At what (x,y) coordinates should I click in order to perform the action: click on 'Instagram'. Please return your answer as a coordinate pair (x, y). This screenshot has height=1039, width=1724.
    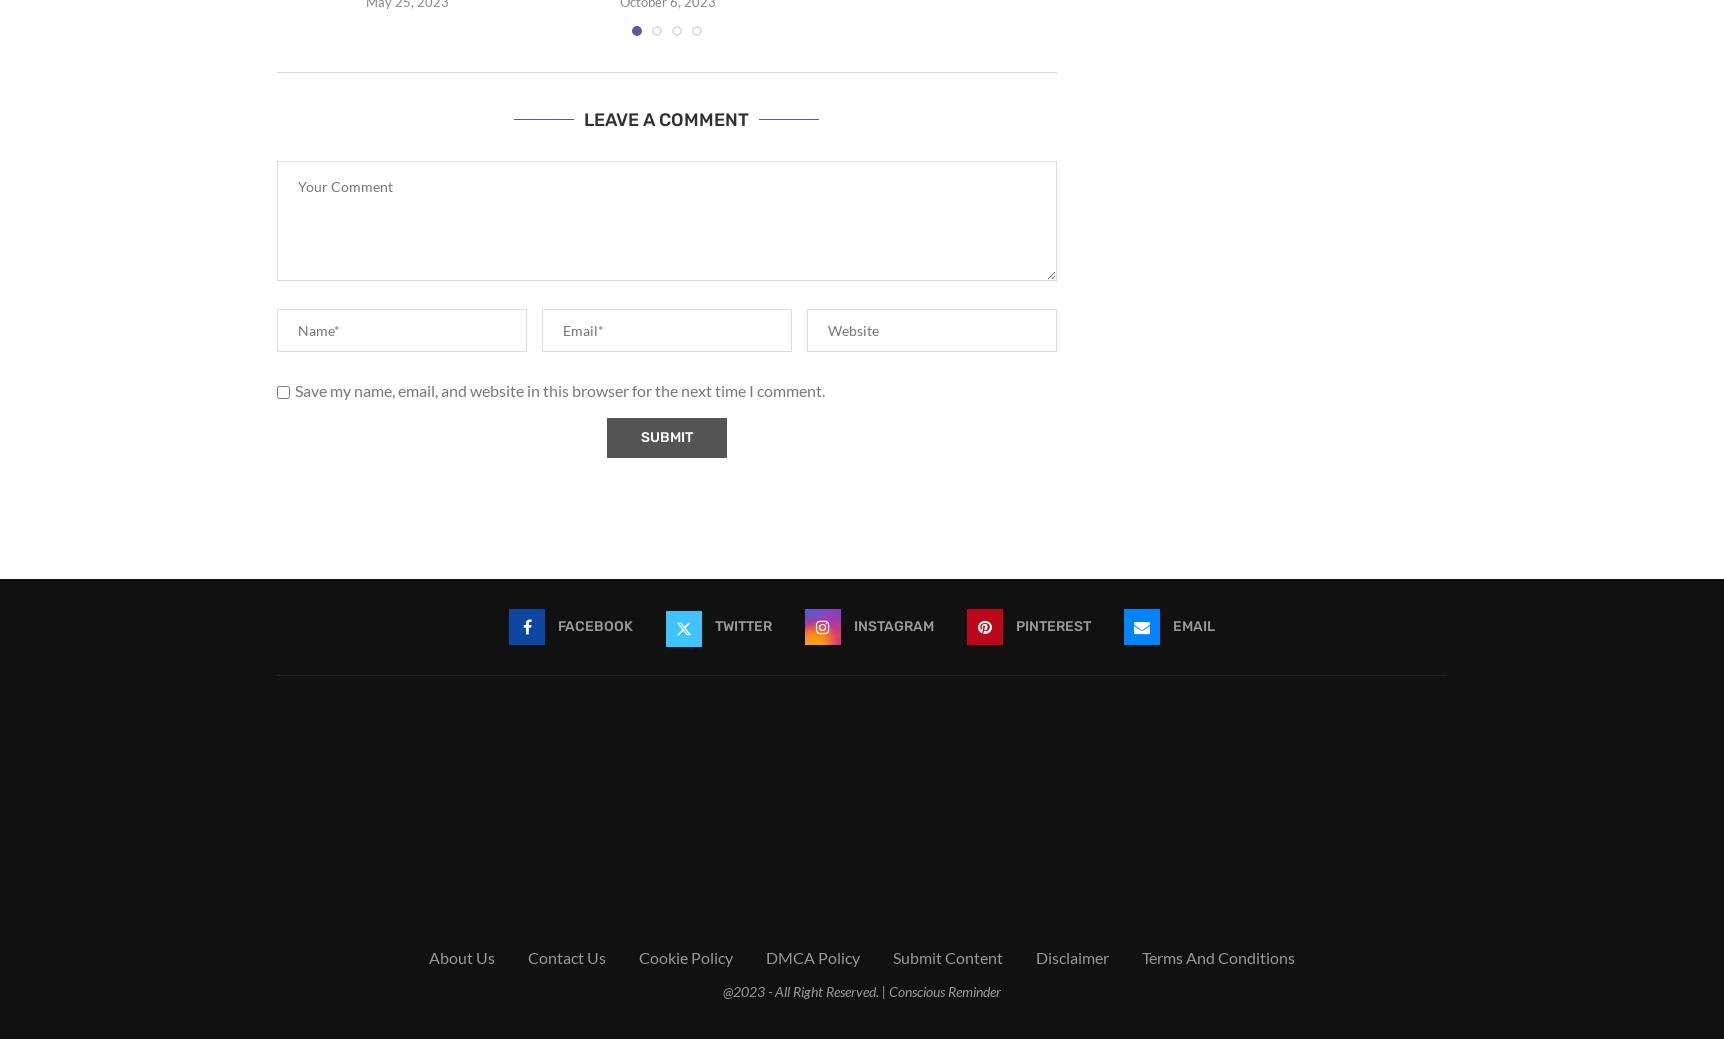
    Looking at the image, I should click on (894, 626).